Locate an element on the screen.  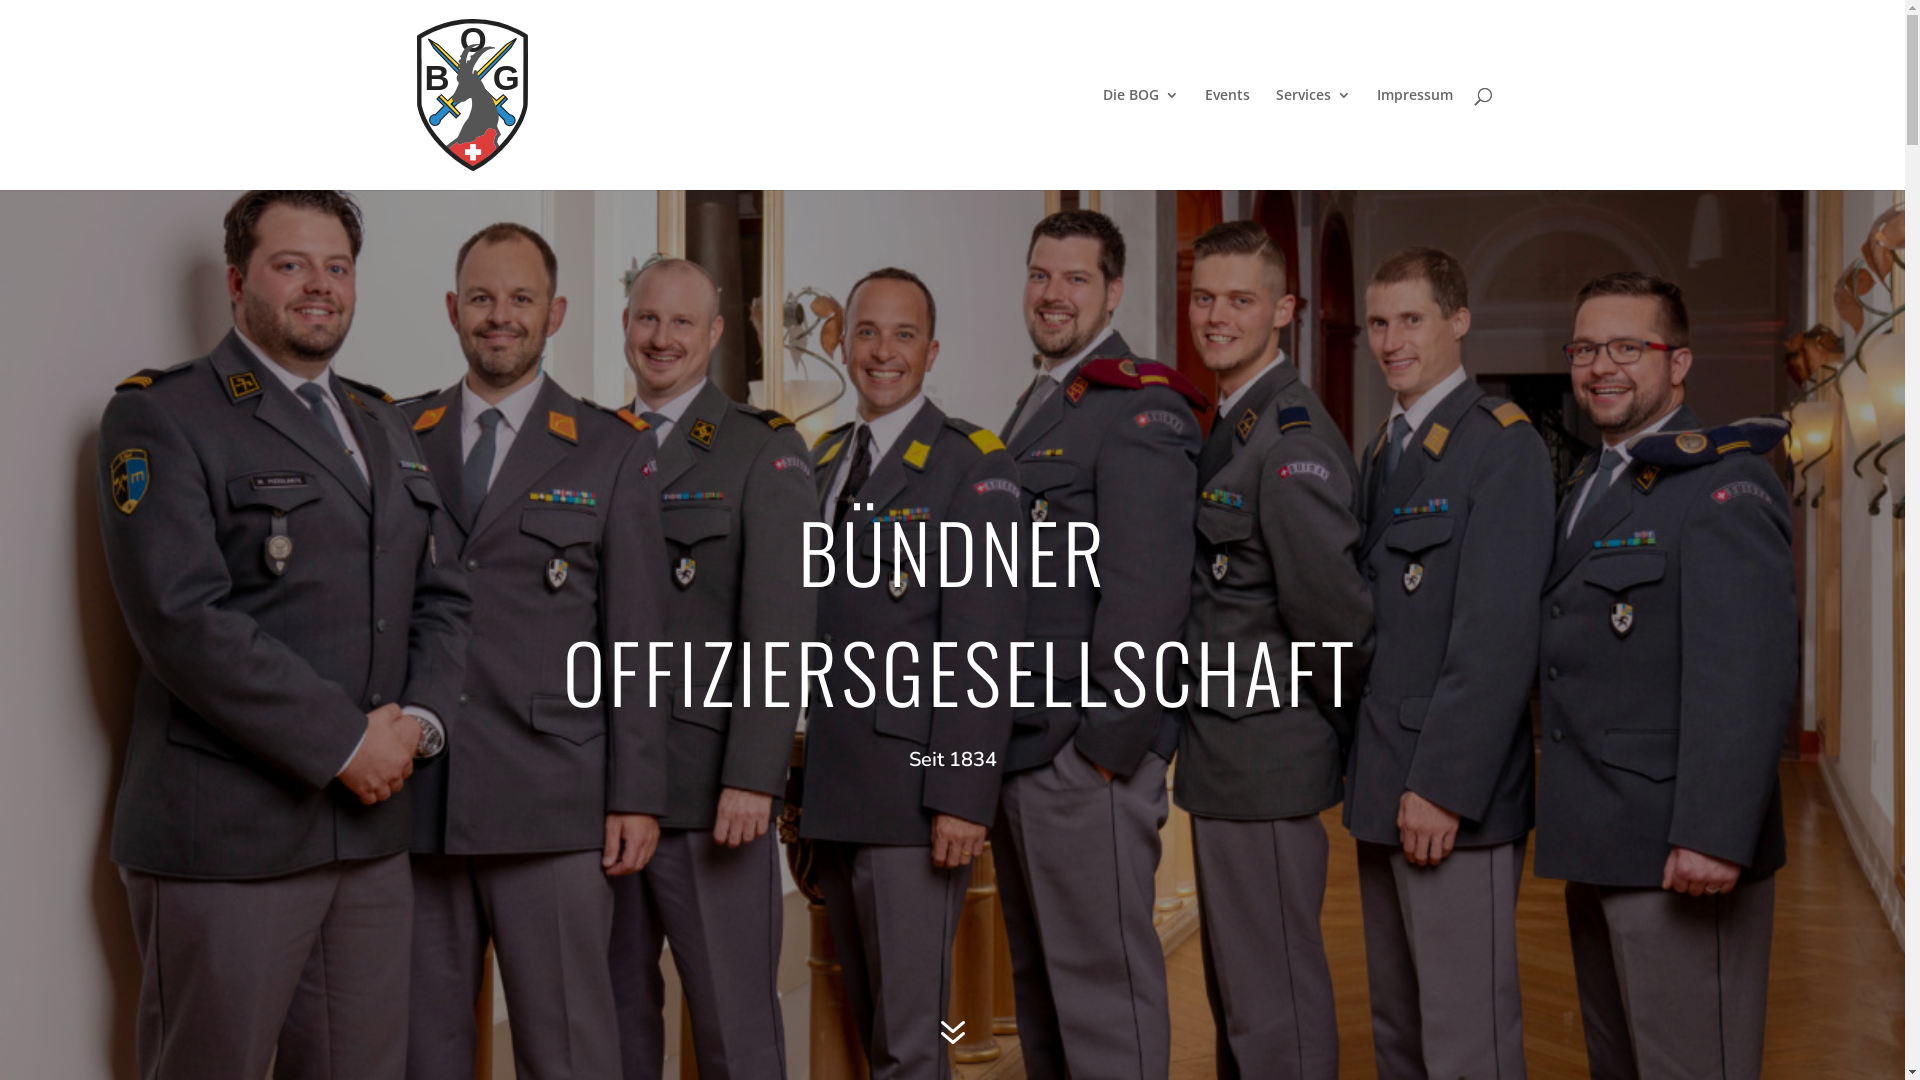
'Die BOG' is located at coordinates (1140, 137).